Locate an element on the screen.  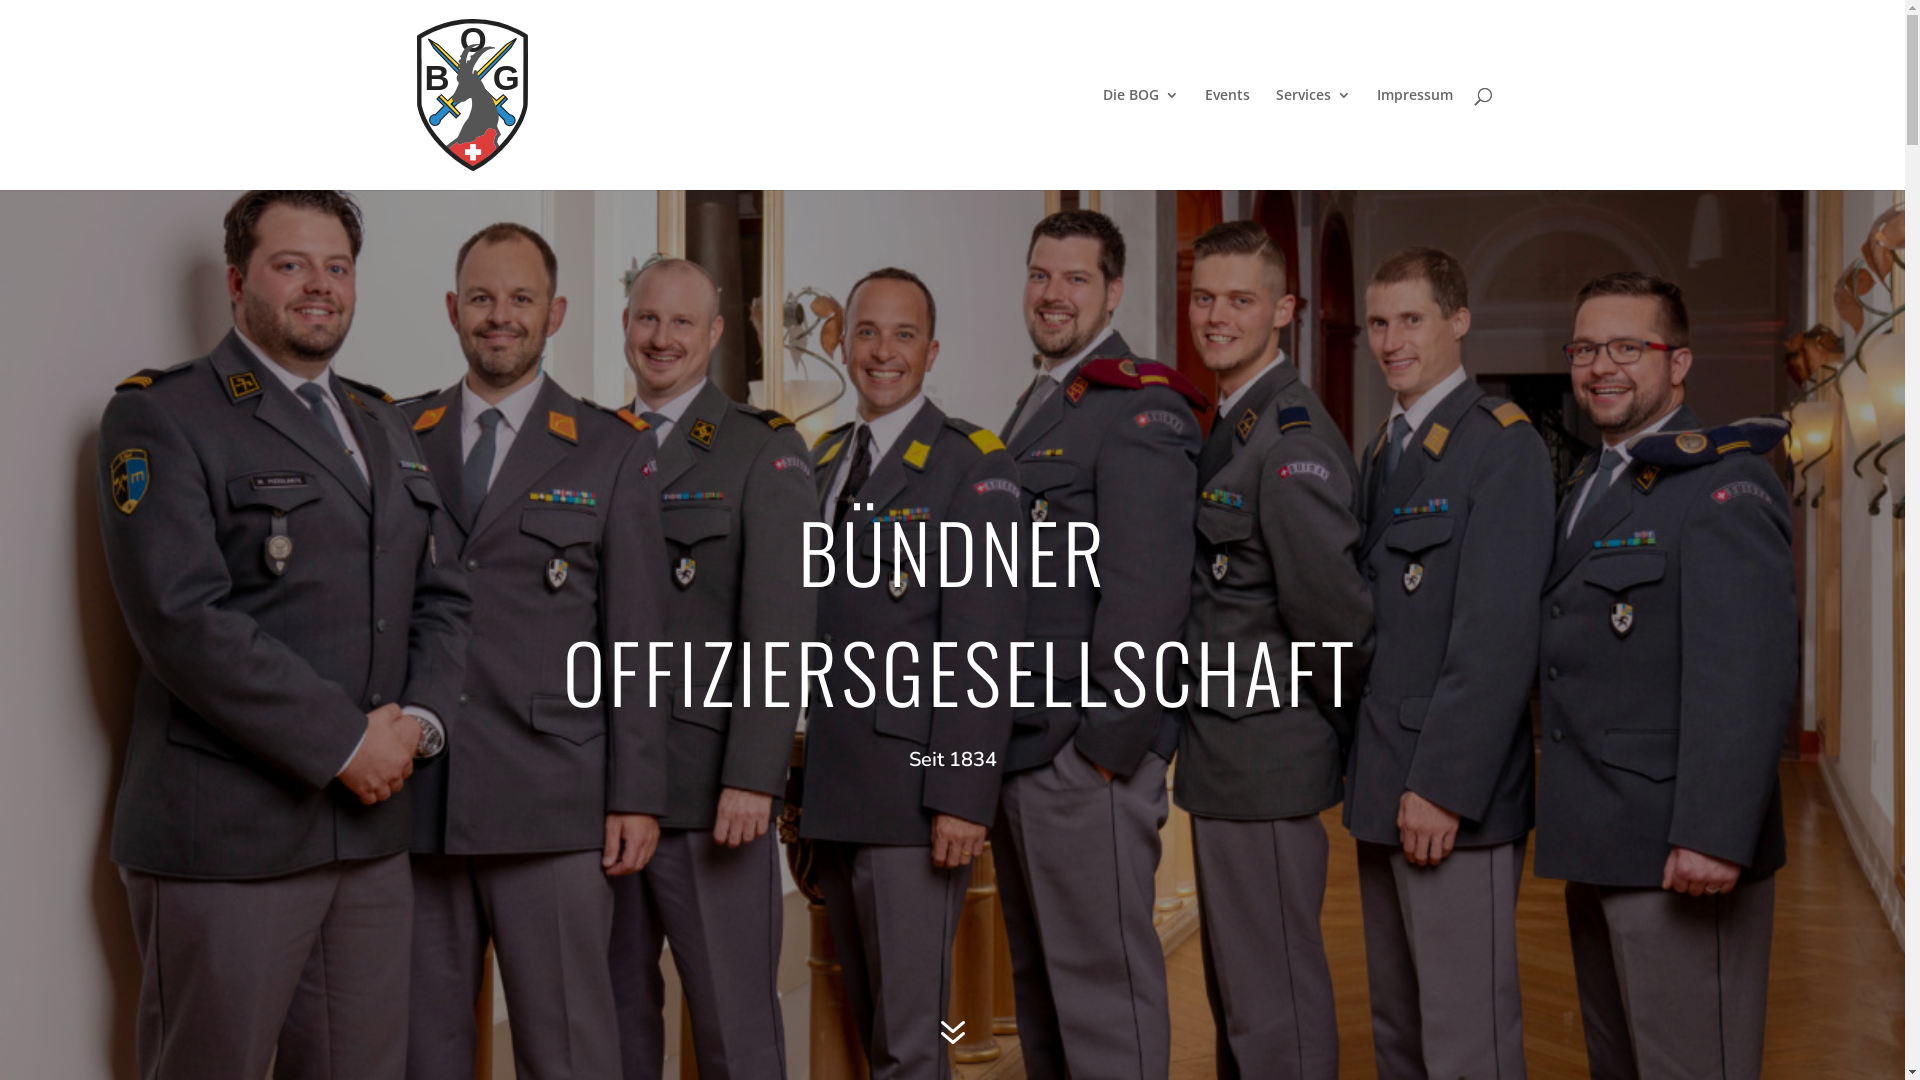
'Die BOG' is located at coordinates (1140, 137).